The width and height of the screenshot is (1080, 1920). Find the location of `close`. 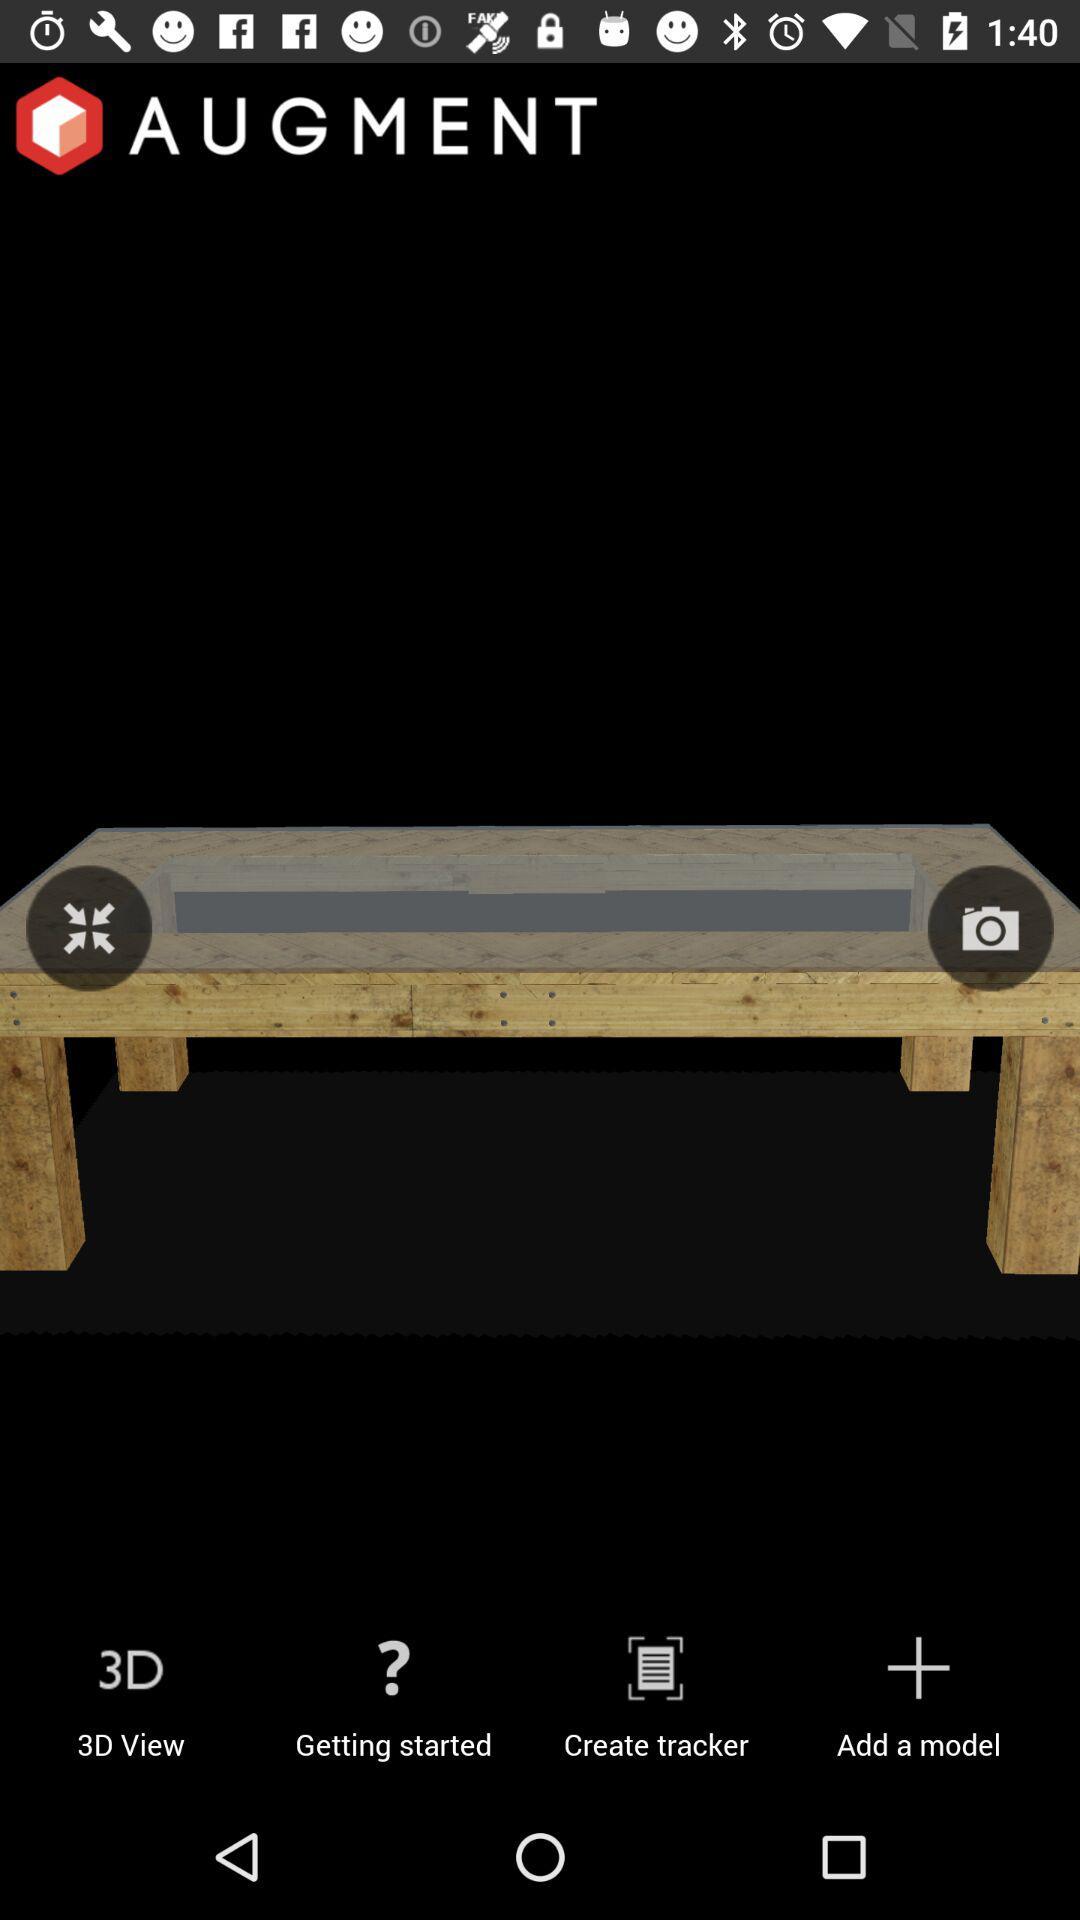

close is located at coordinates (88, 927).